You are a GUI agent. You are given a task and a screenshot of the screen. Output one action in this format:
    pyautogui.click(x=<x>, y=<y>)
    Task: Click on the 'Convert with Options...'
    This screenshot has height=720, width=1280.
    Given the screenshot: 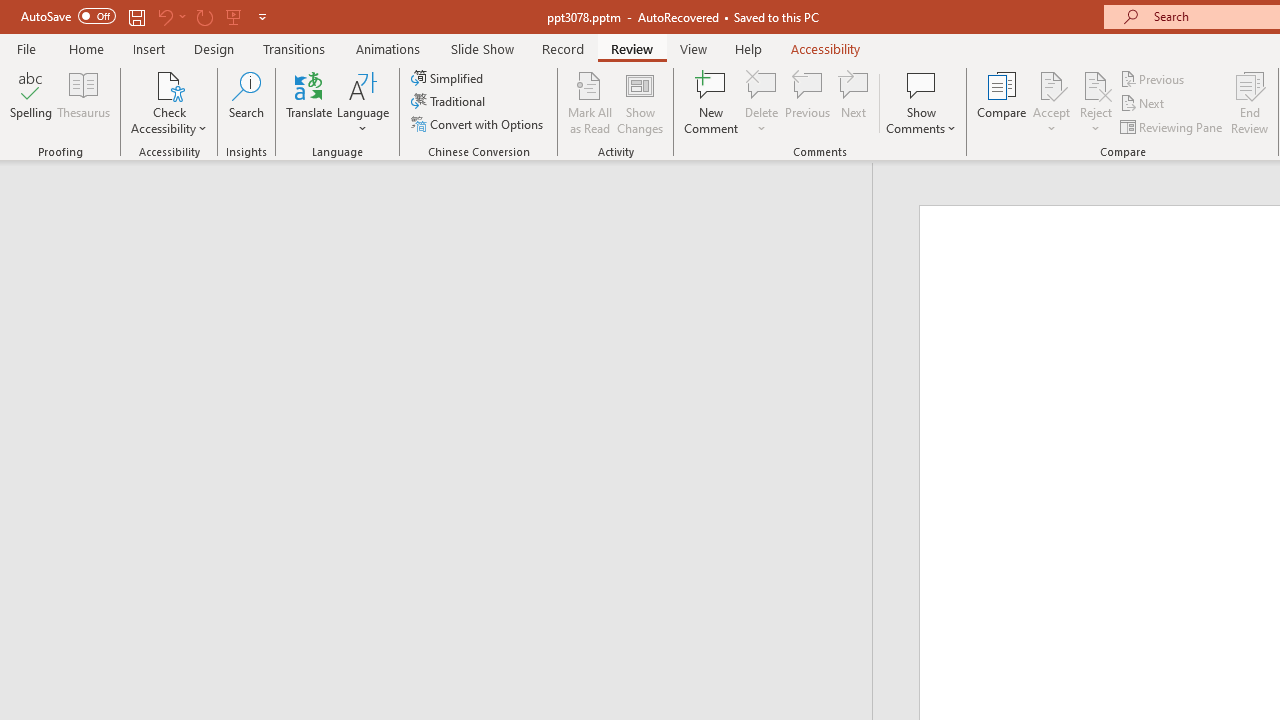 What is the action you would take?
    pyautogui.click(x=478, y=124)
    